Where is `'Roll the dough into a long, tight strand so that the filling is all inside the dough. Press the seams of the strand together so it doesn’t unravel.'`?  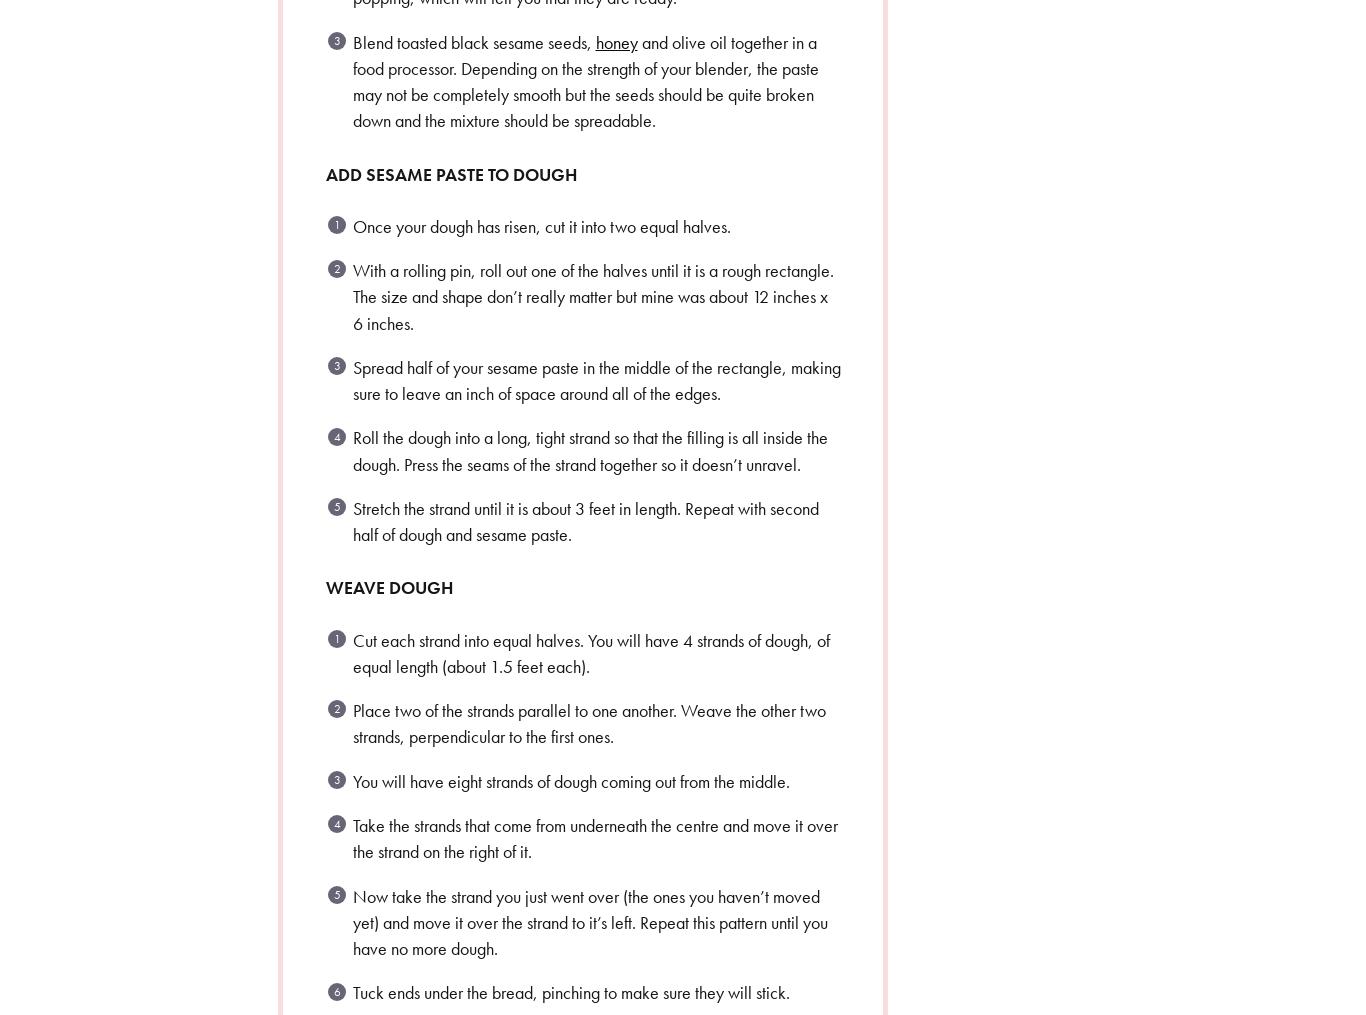 'Roll the dough into a long, tight strand so that the filling is all inside the dough. Press the seams of the strand together so it doesn’t unravel.' is located at coordinates (588, 449).